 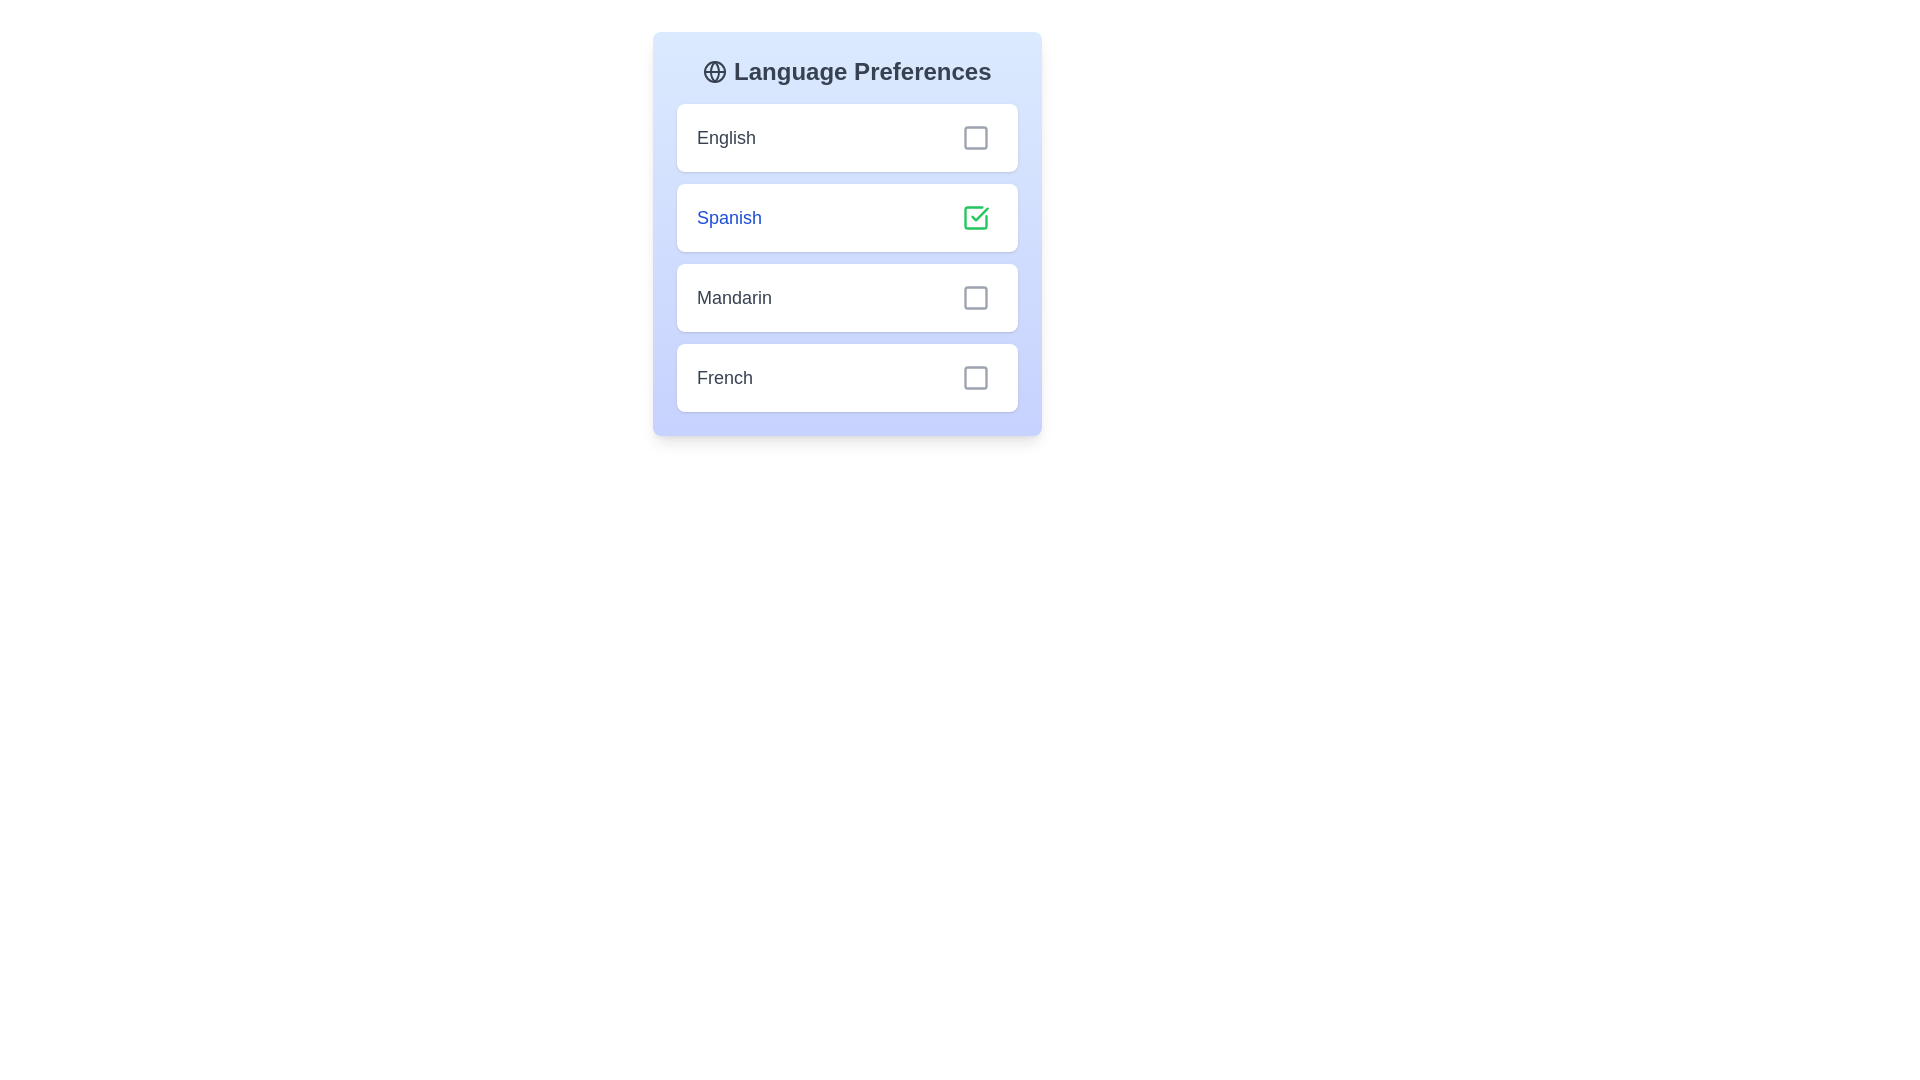 What do you see at coordinates (975, 137) in the screenshot?
I see `the checkbox for selecting or deselecting the English language preference, located in the 'Language Preferences' section, to potentially reveal a tooltip` at bounding box center [975, 137].